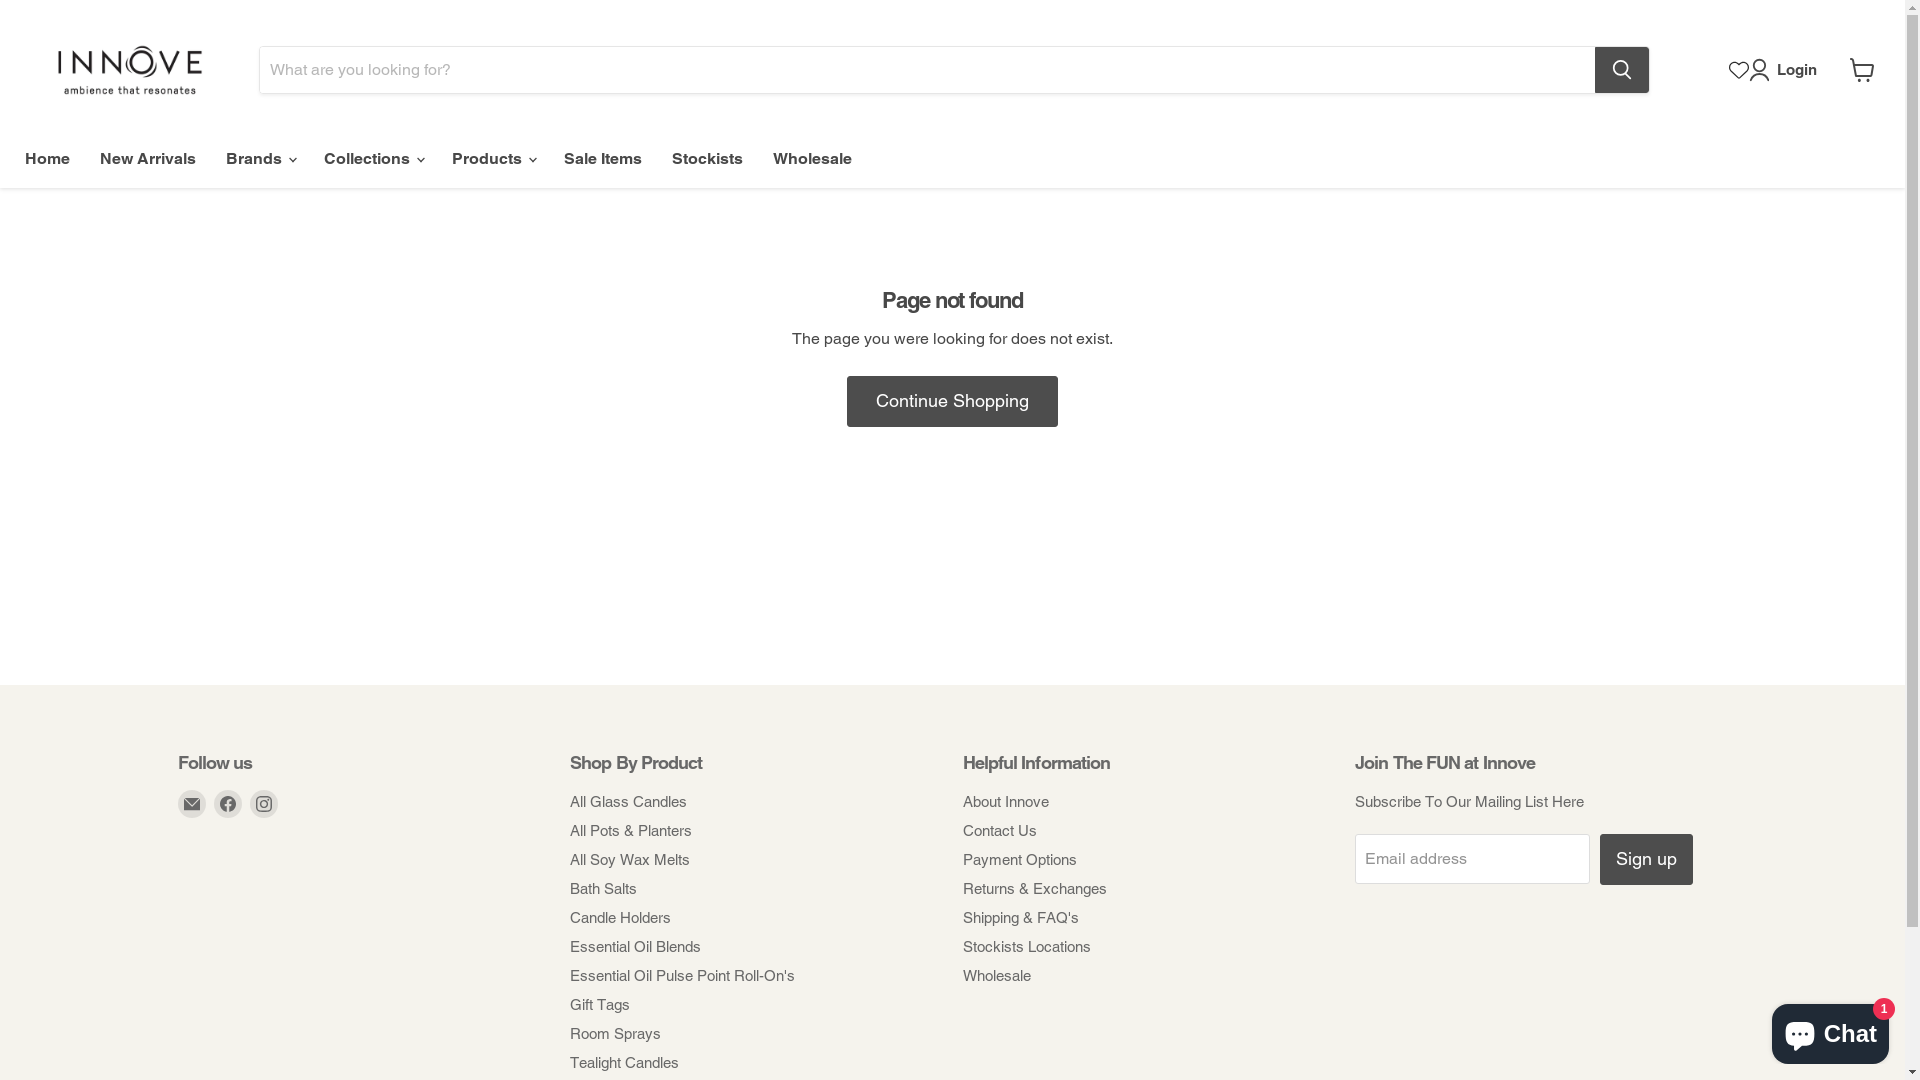  I want to click on 'Find us on Instagram', so click(263, 802).